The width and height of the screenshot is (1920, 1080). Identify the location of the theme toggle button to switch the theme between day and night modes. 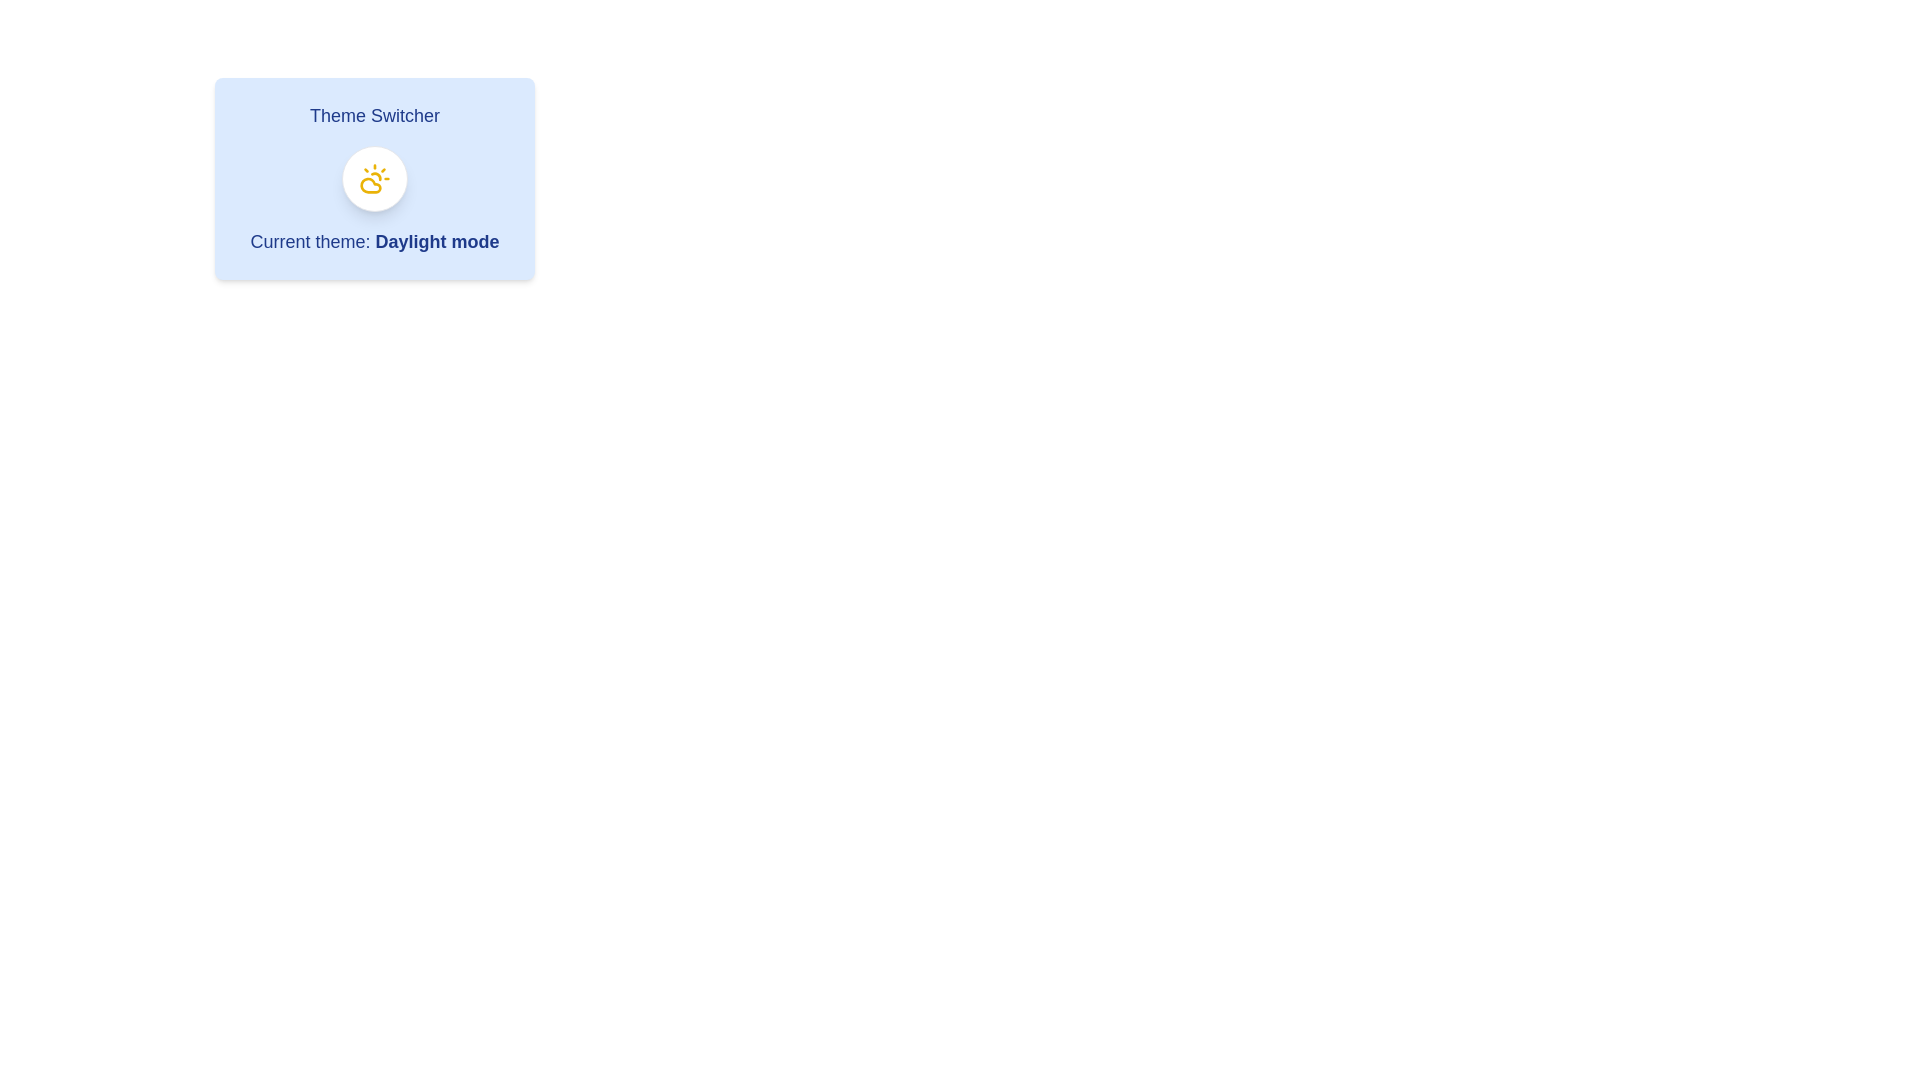
(374, 177).